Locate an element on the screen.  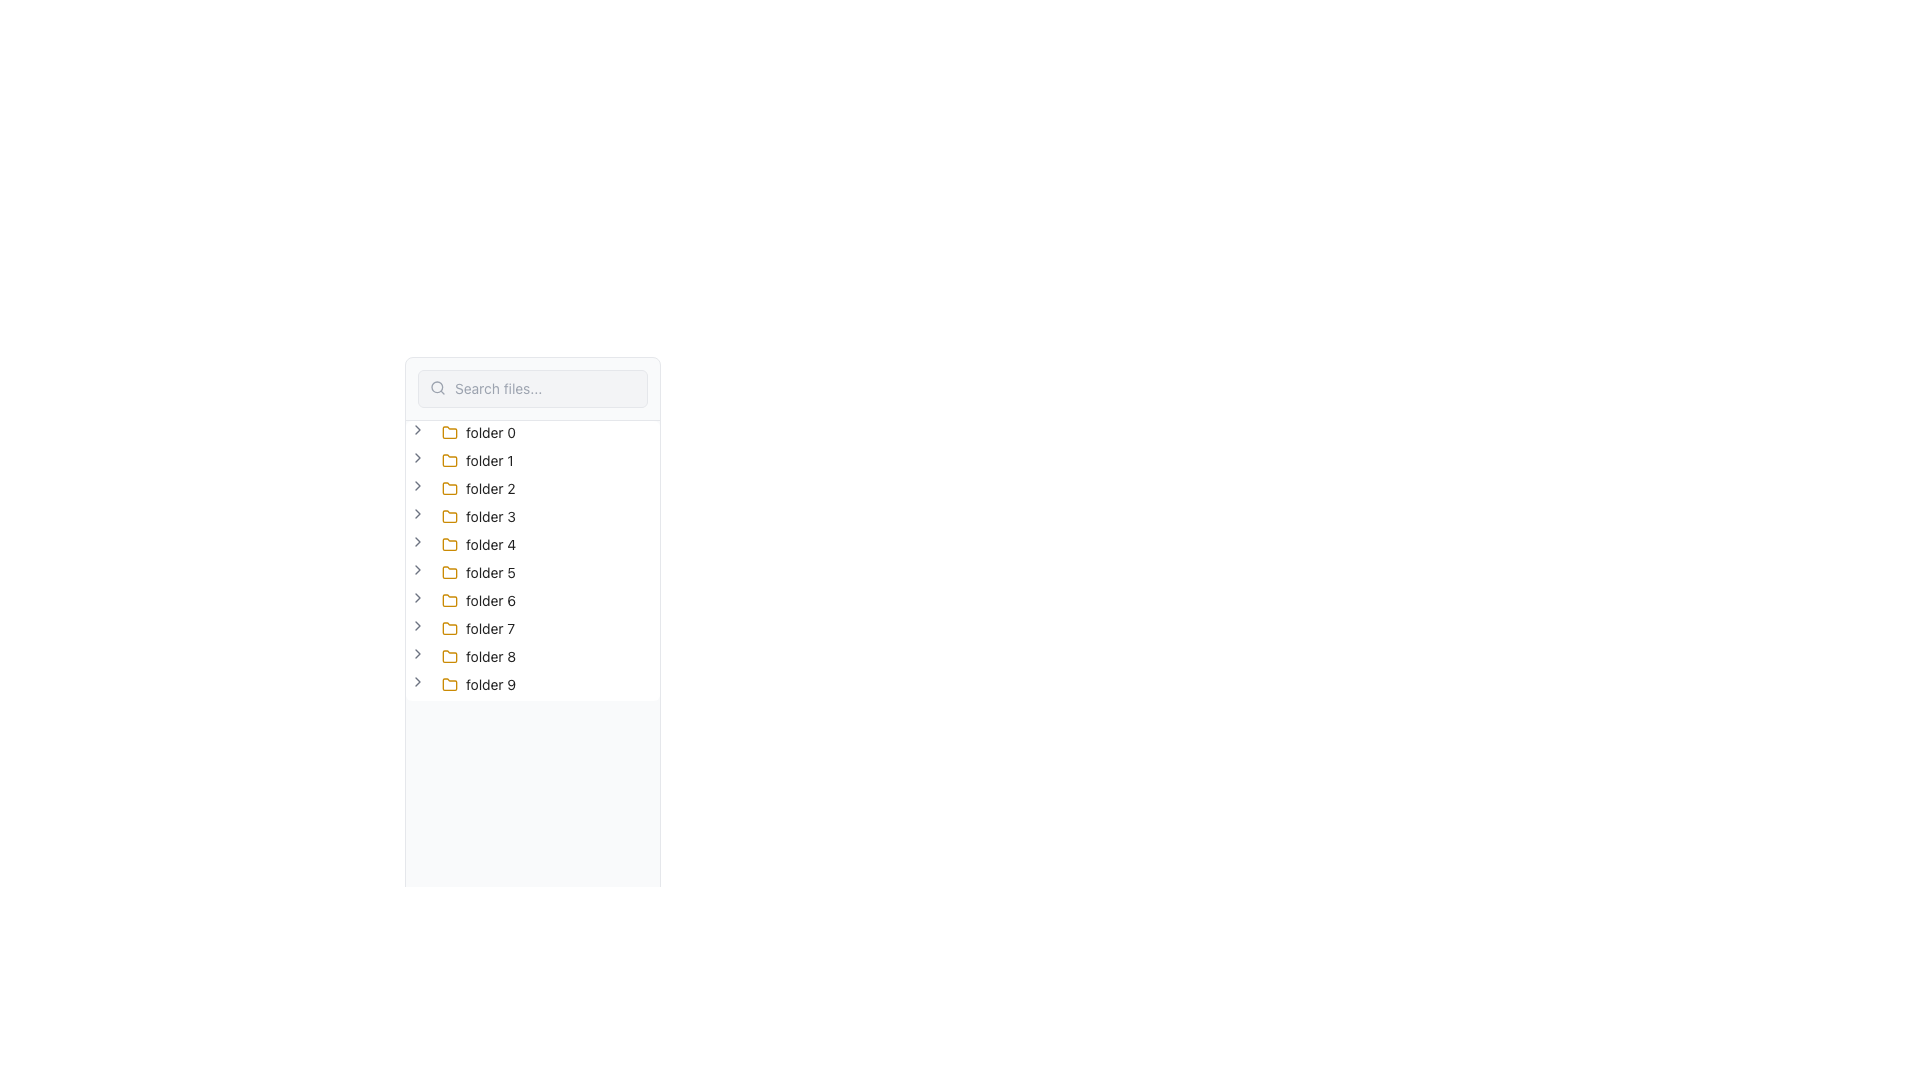
the text label for 'folder 0', which is positioned to the right of the yellow folder icon in the vertical list is located at coordinates (490, 431).